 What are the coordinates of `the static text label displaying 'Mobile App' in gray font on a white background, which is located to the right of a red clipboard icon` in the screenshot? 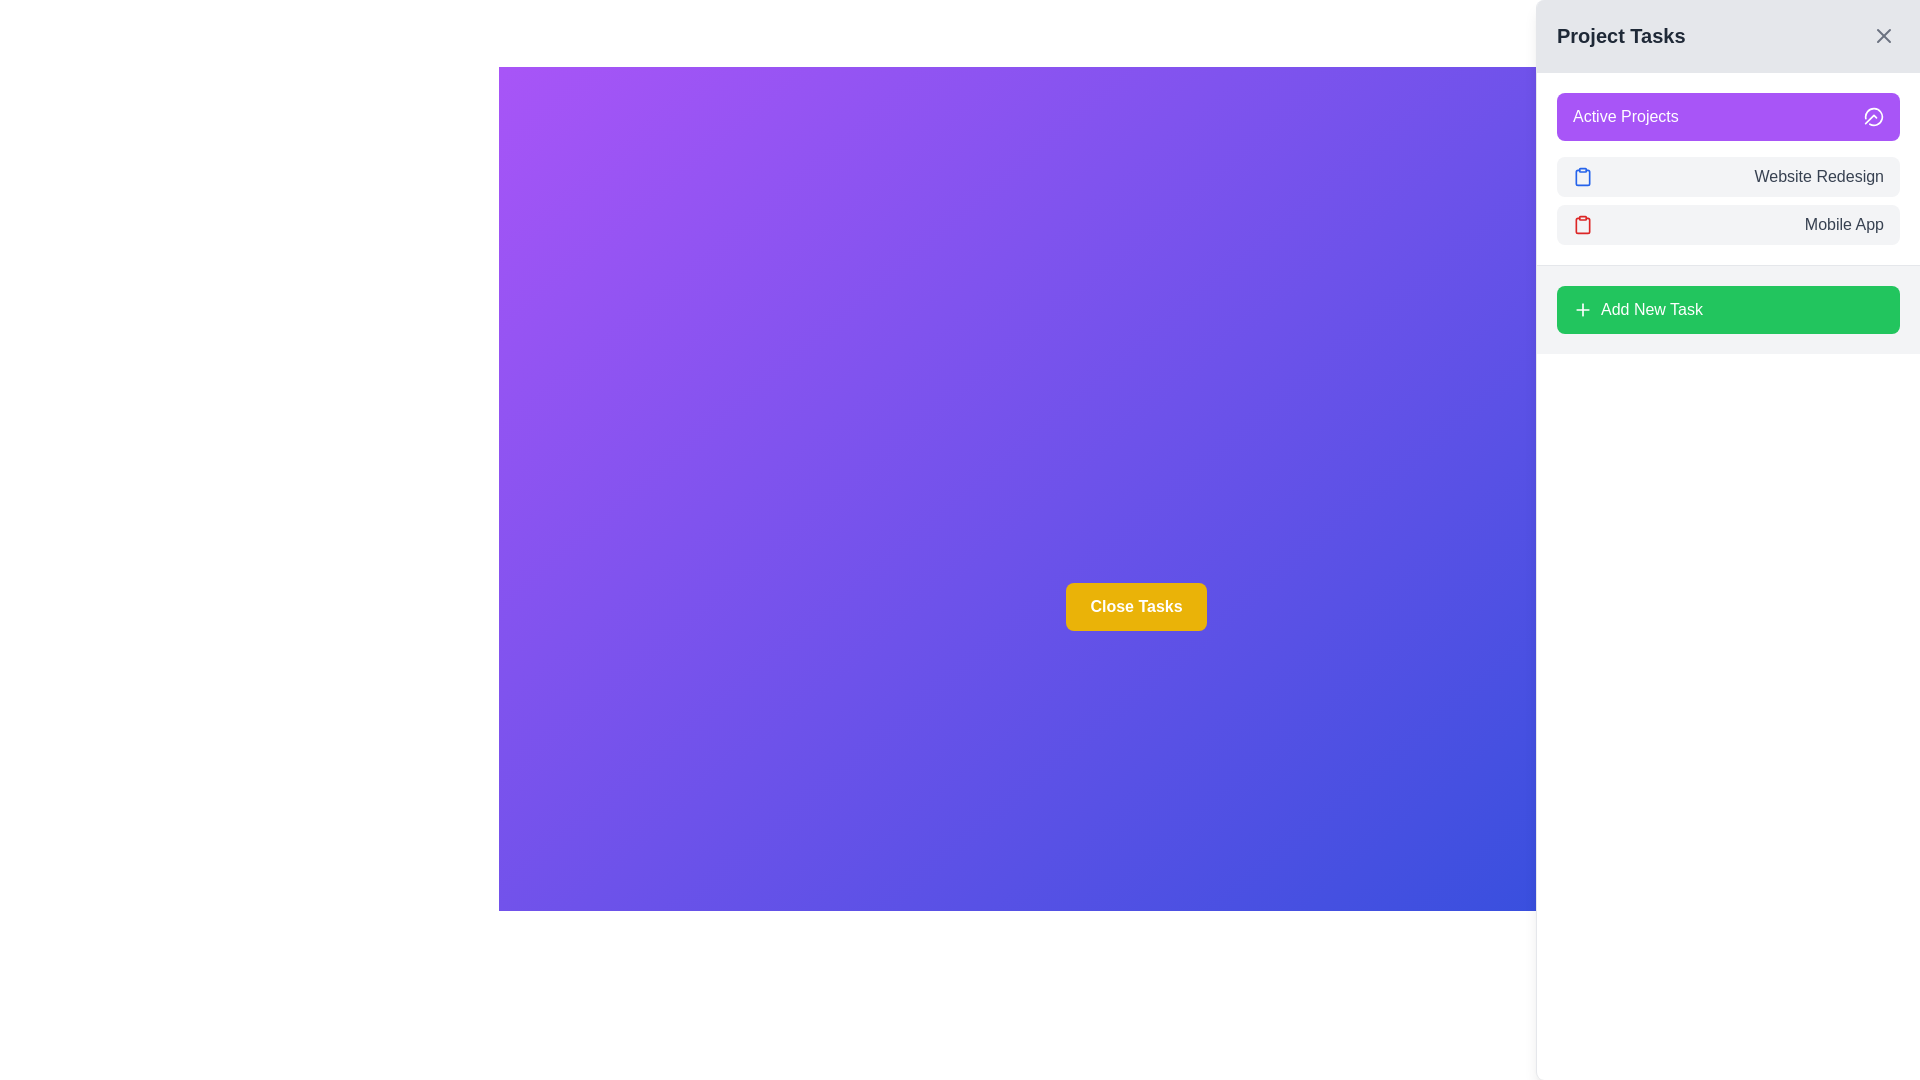 It's located at (1843, 224).